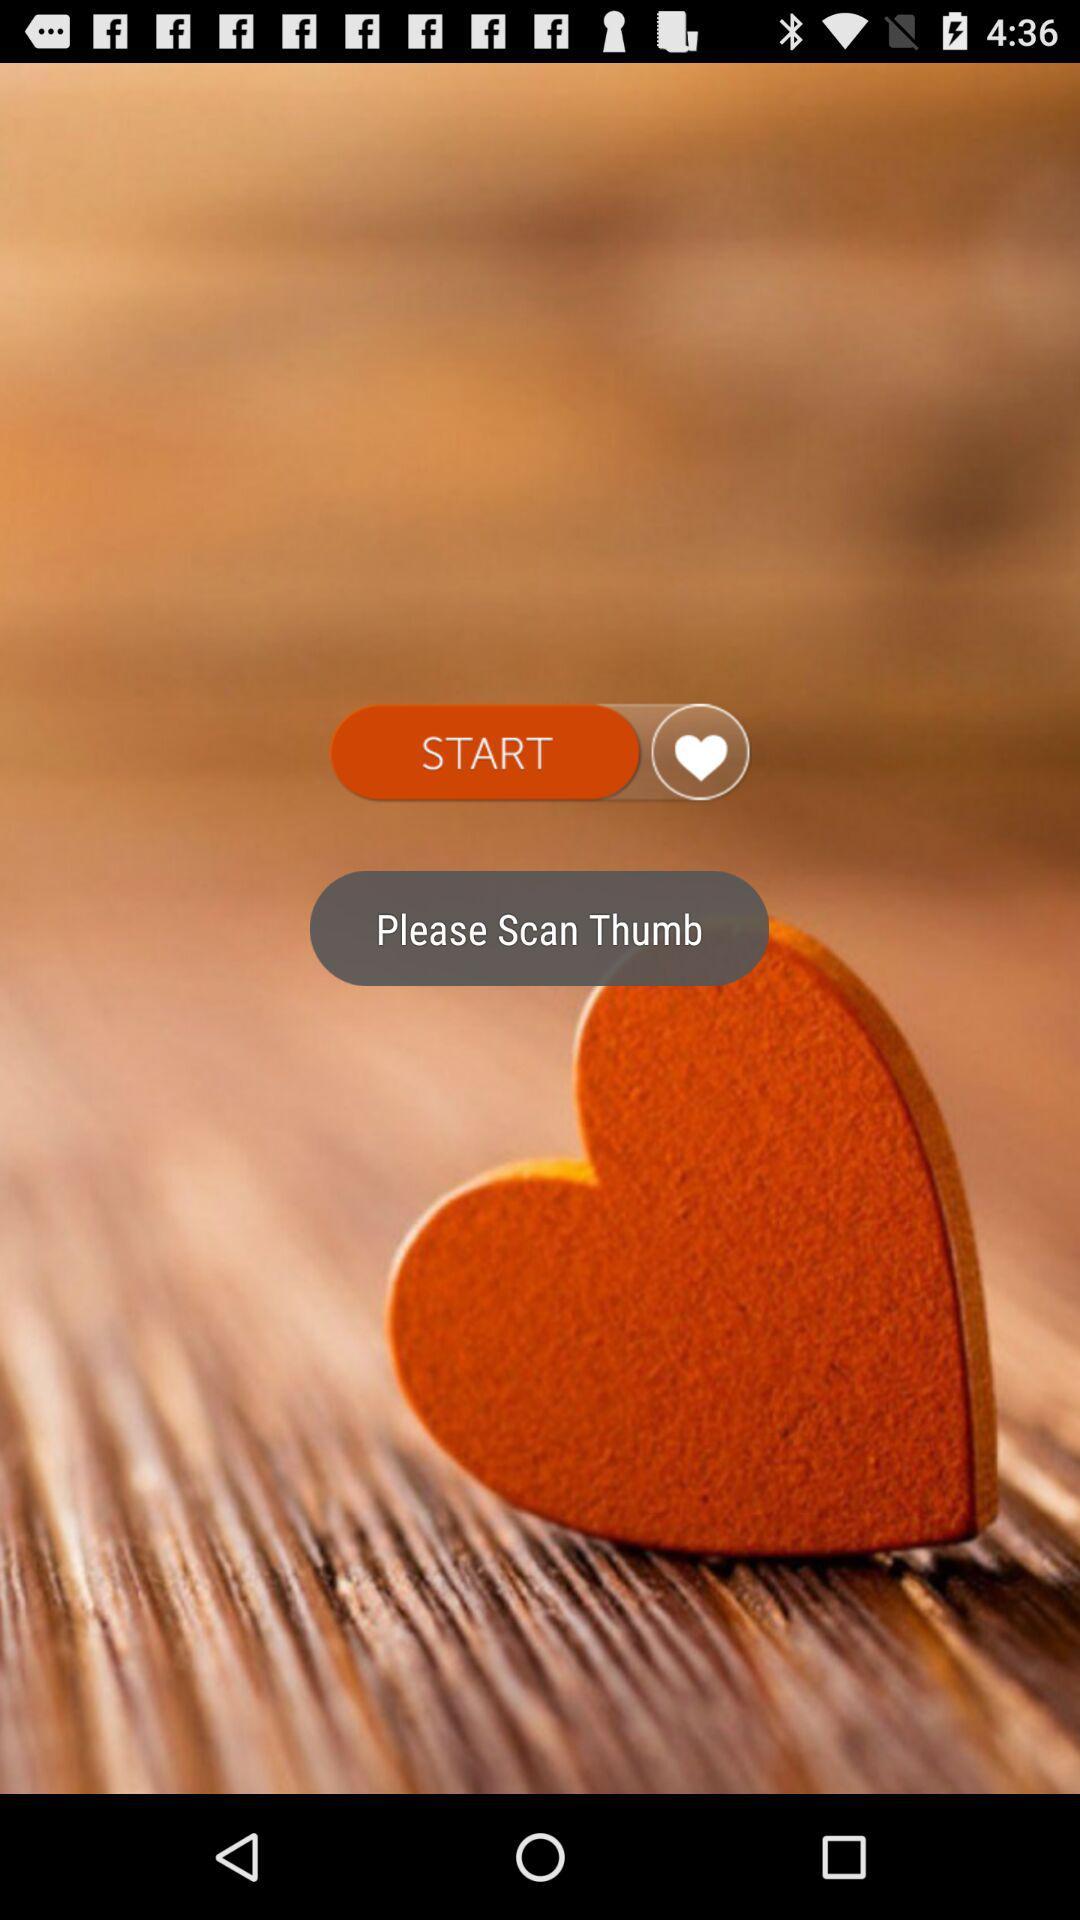 This screenshot has width=1080, height=1920. Describe the element at coordinates (538, 752) in the screenshot. I see `start option` at that location.